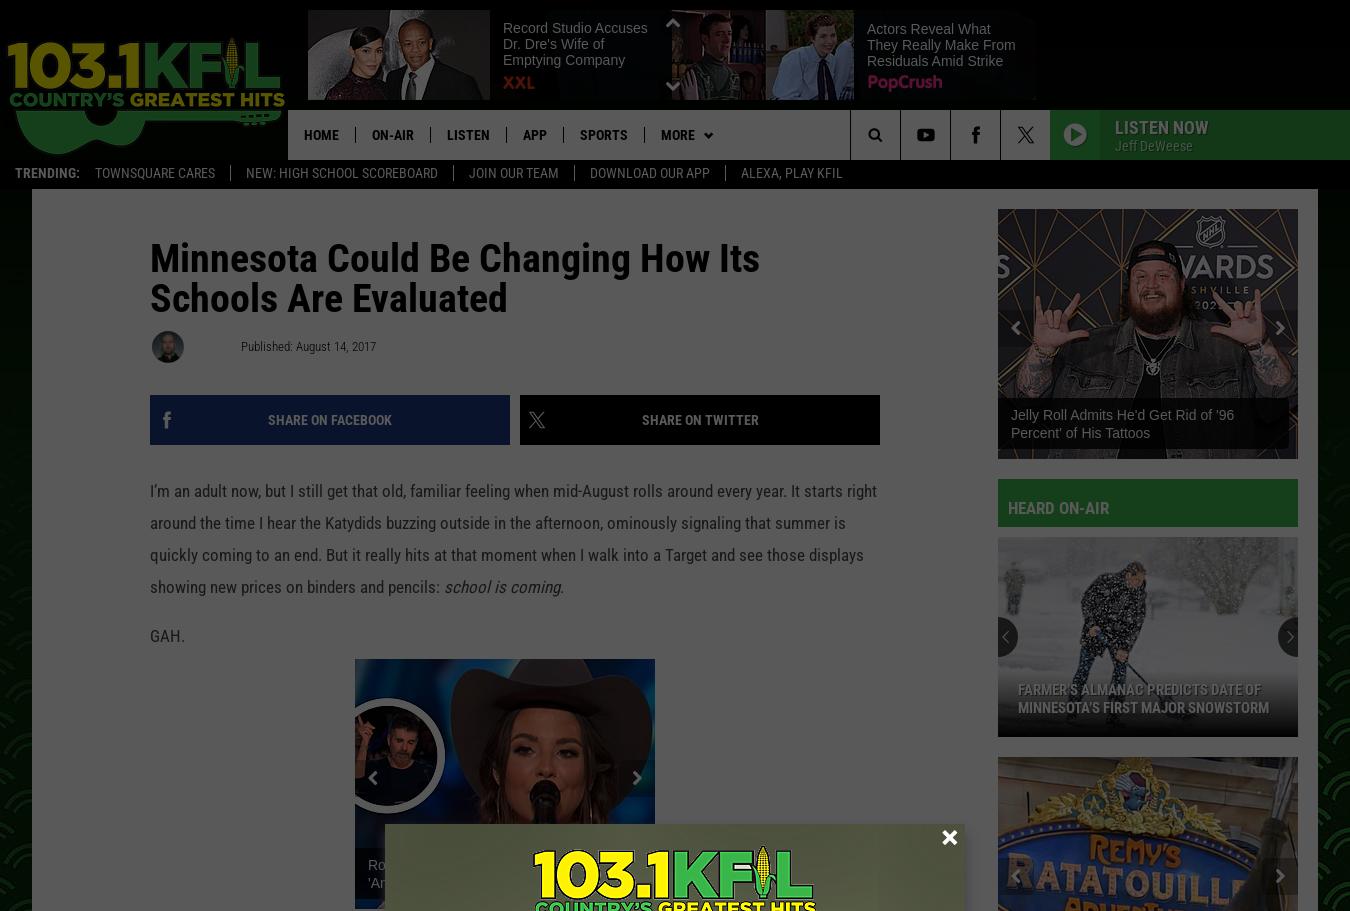 Image resolution: width=1350 pixels, height=911 pixels. Describe the element at coordinates (341, 175) in the screenshot. I see `'NEW: High School Scoreboard'` at that location.